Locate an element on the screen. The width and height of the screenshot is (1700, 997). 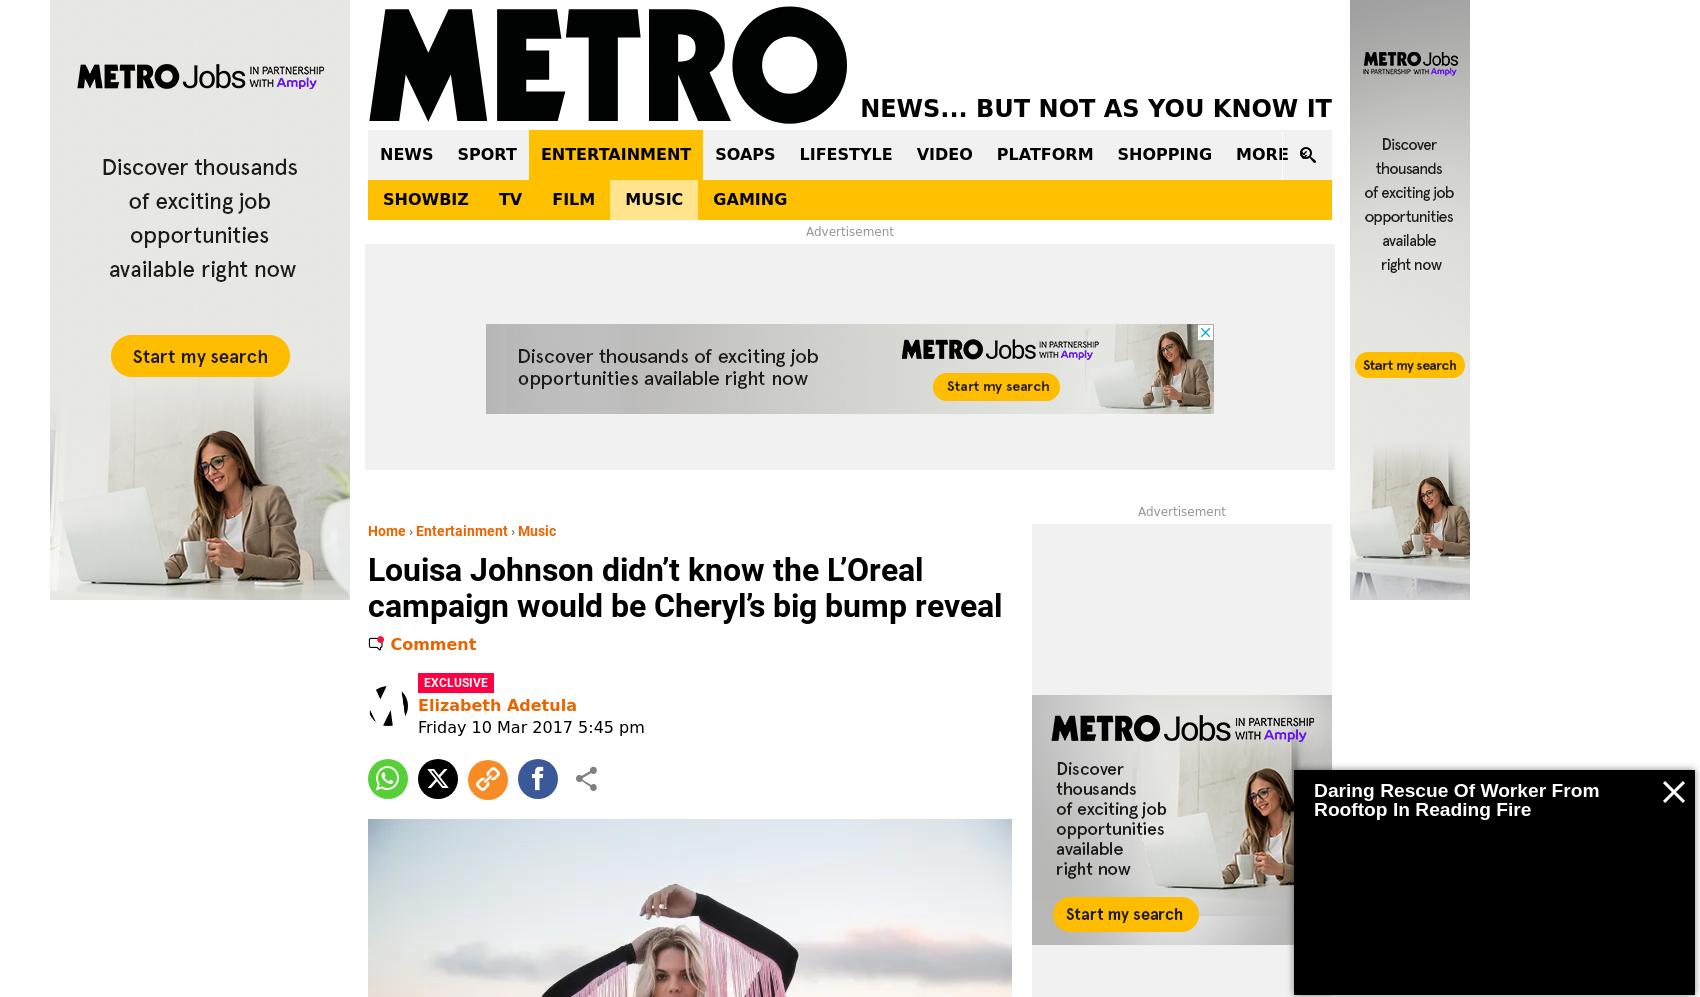
'The media could not be loaded, either because the server or network failed or because the format is not supported.' is located at coordinates (1490, 778).